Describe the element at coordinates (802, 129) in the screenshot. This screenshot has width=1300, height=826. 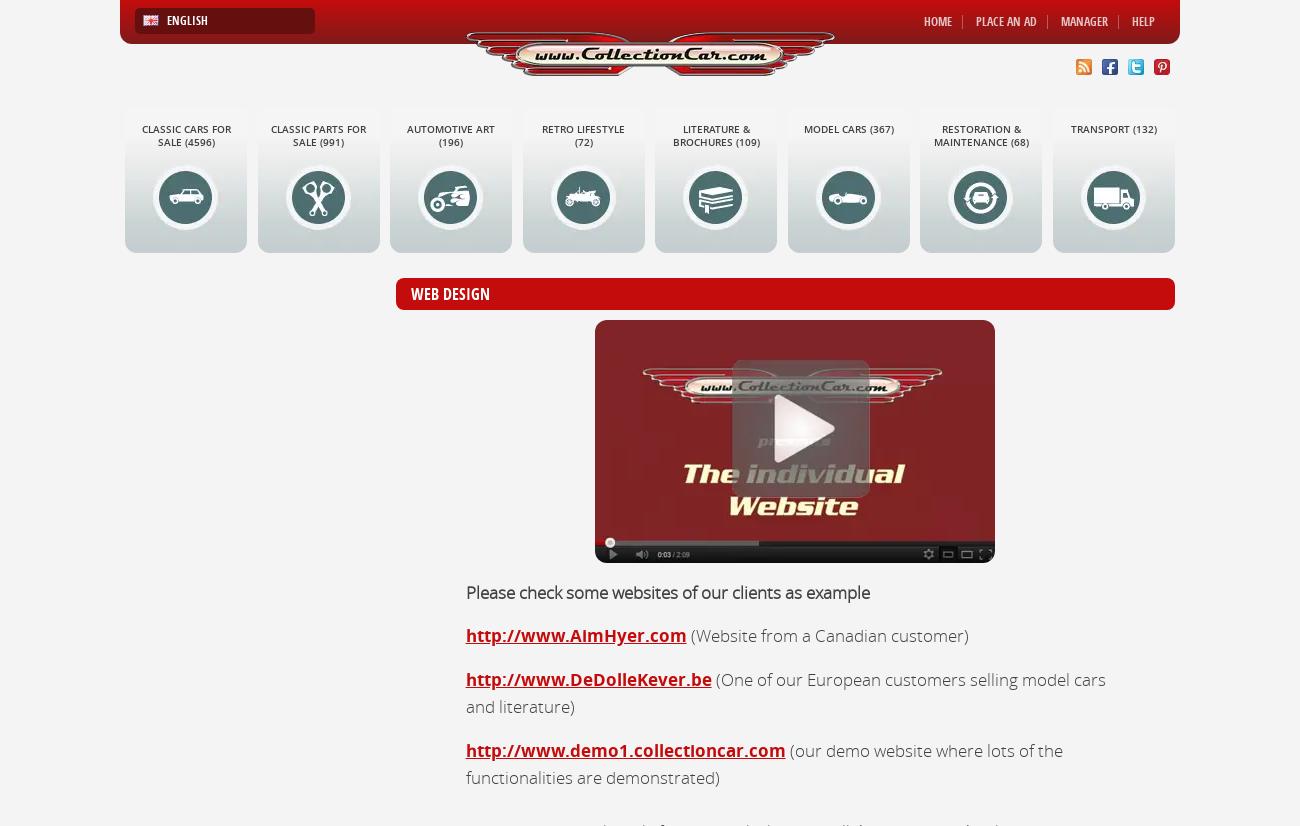
I see `'Model cars (367)'` at that location.